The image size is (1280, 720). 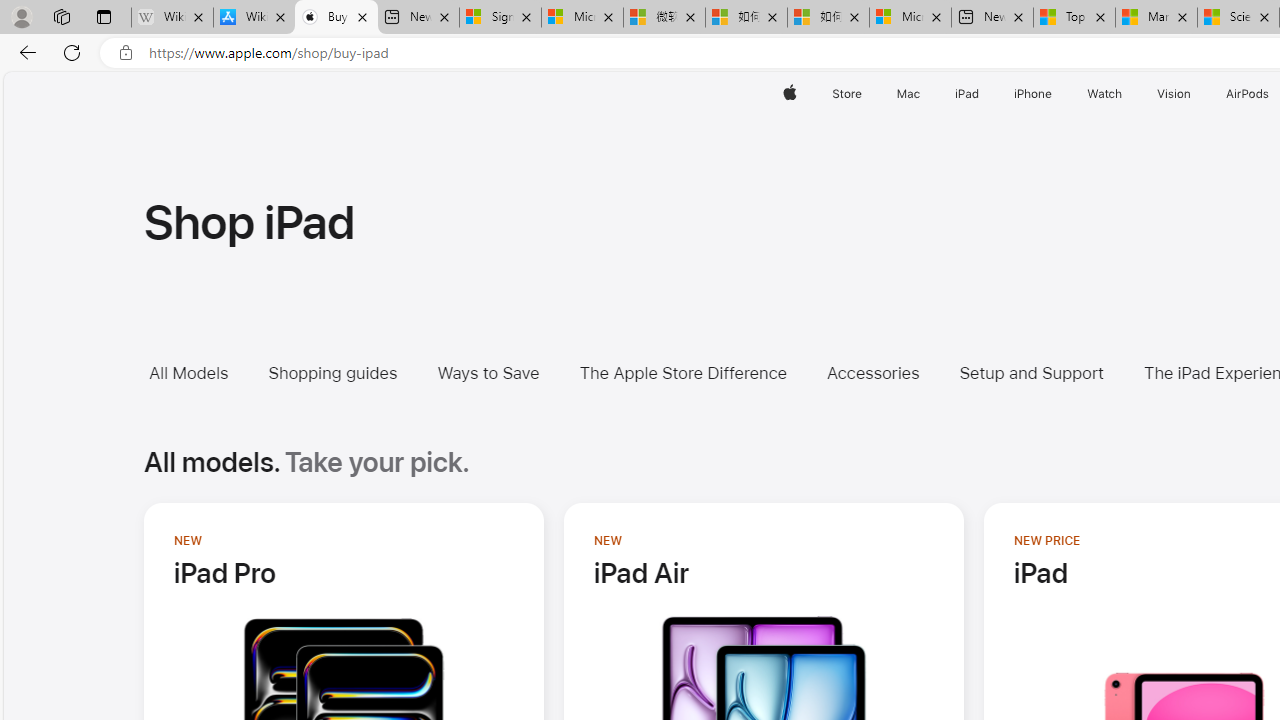 What do you see at coordinates (1031, 373) in the screenshot?
I see `'Setup and Support'` at bounding box center [1031, 373].